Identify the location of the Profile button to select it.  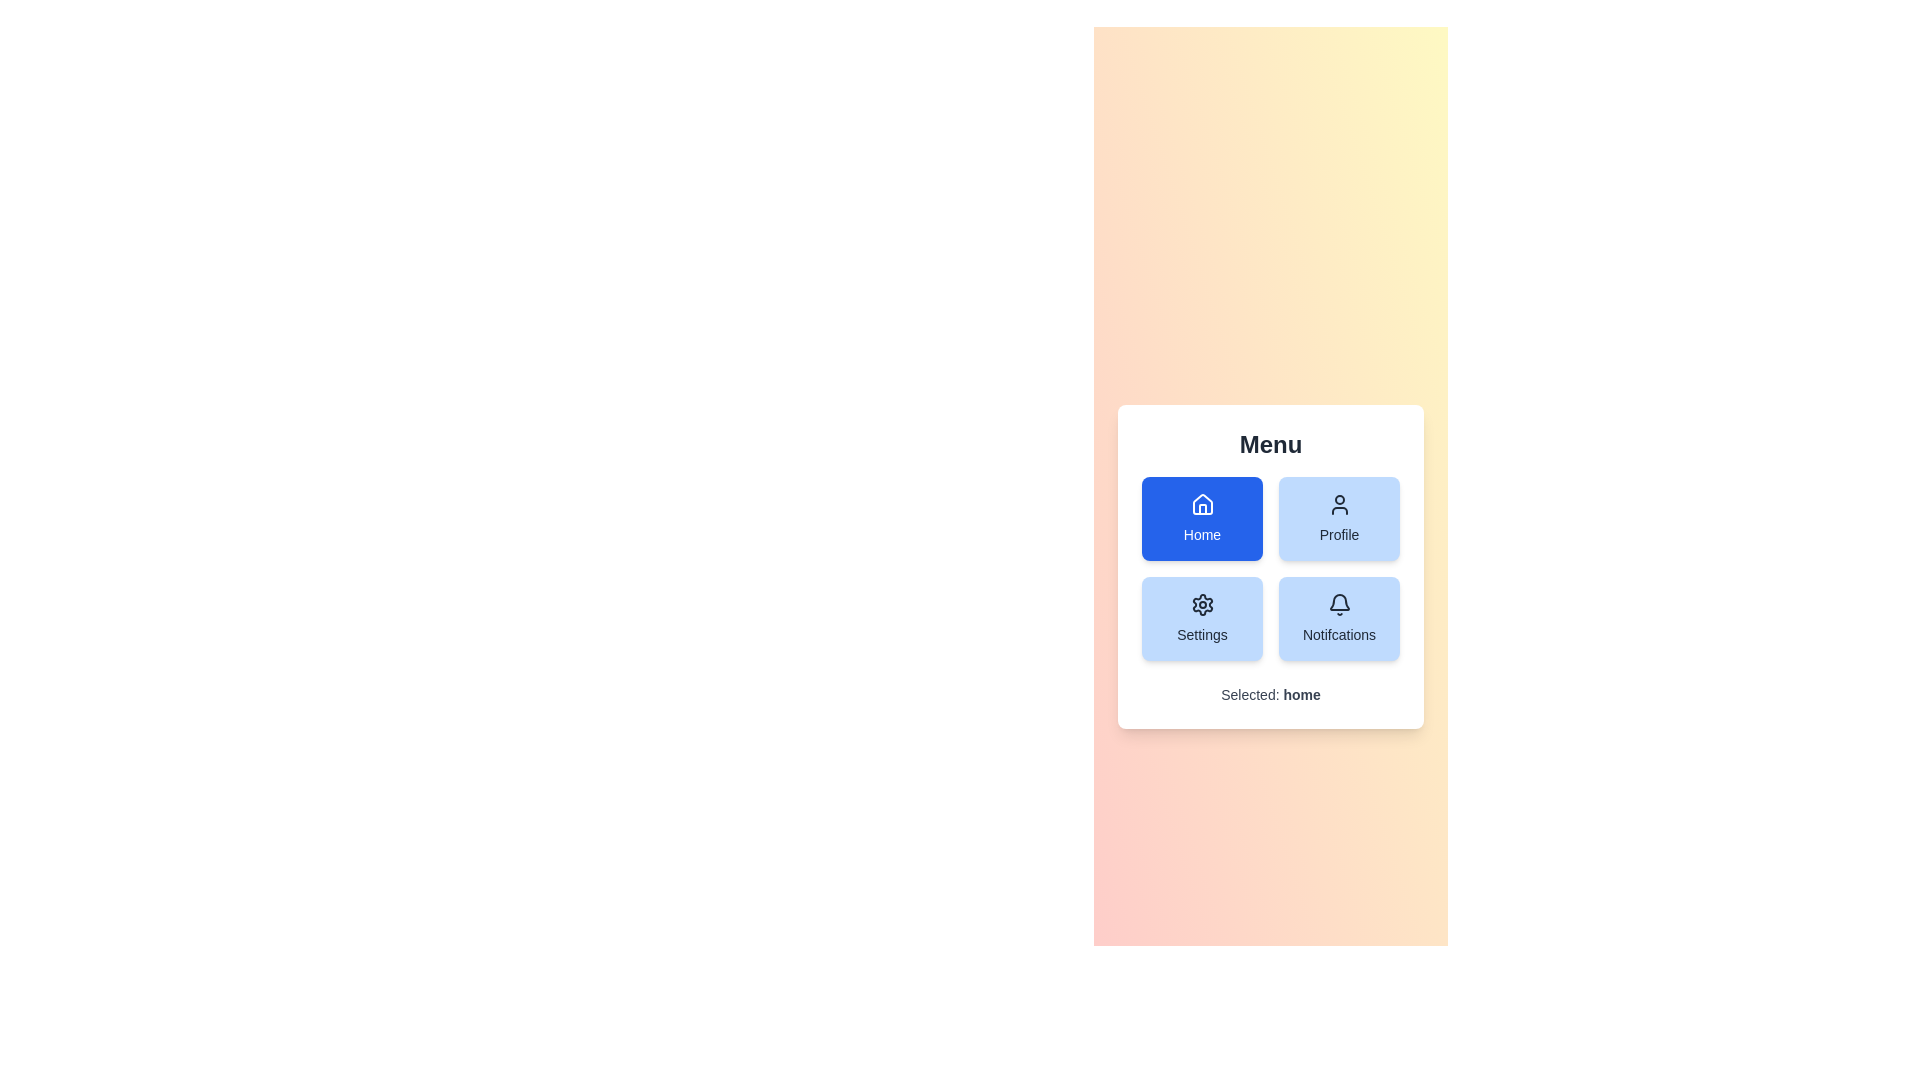
(1339, 518).